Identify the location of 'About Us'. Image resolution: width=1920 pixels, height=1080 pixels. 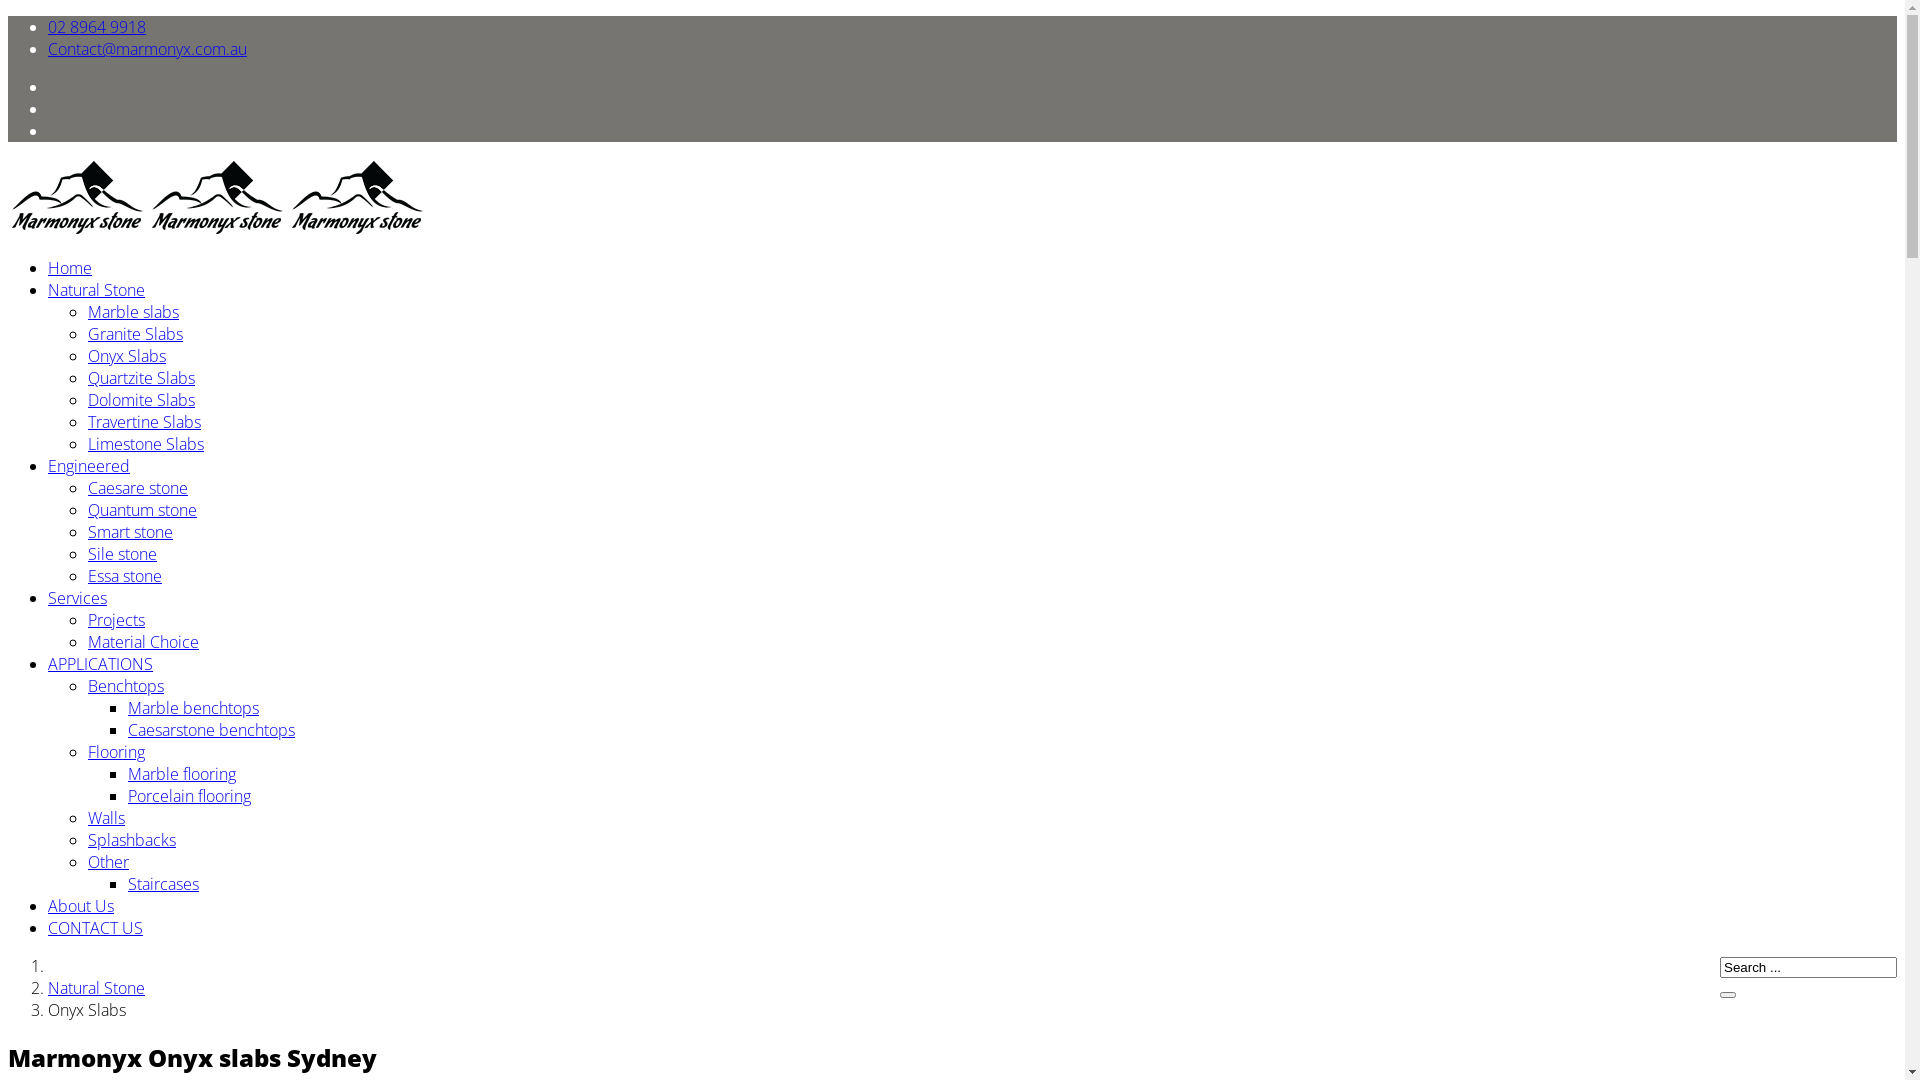
(80, 906).